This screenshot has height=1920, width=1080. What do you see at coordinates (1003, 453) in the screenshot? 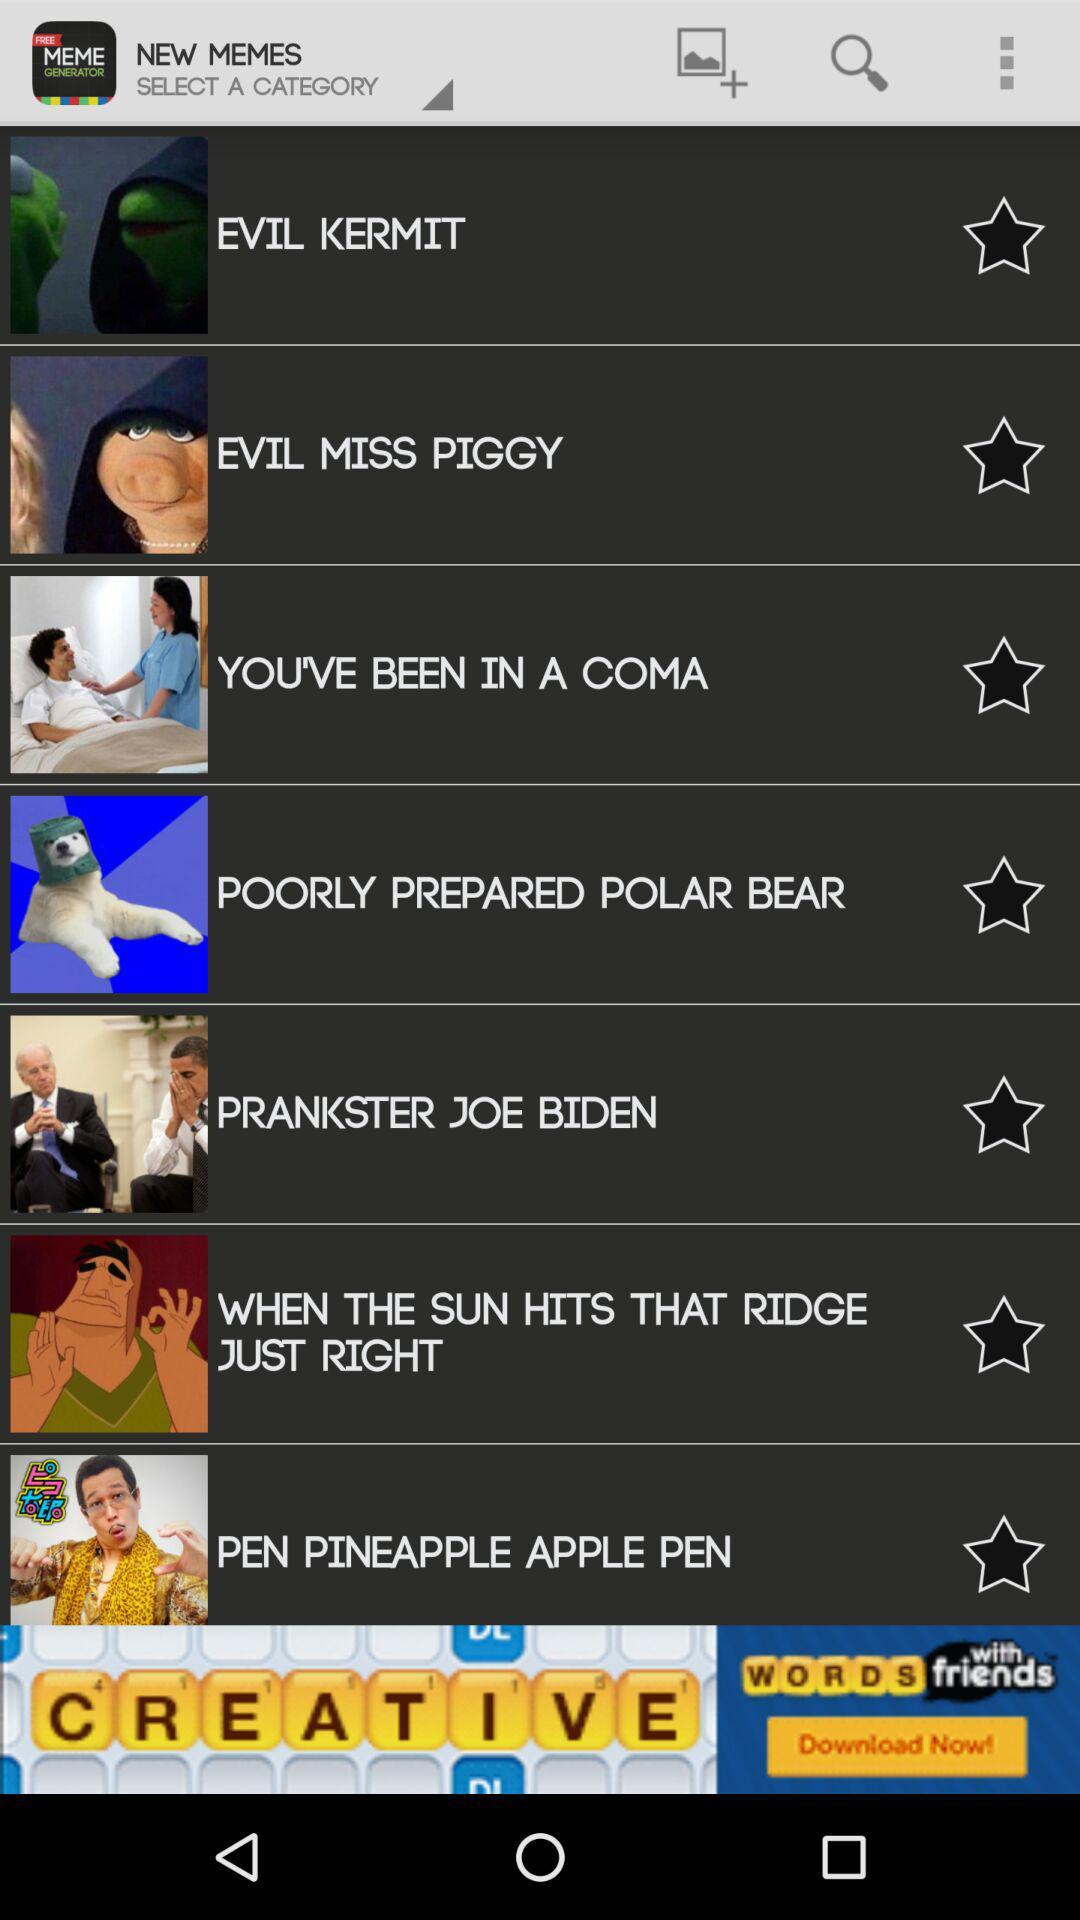
I see `favorite` at bounding box center [1003, 453].